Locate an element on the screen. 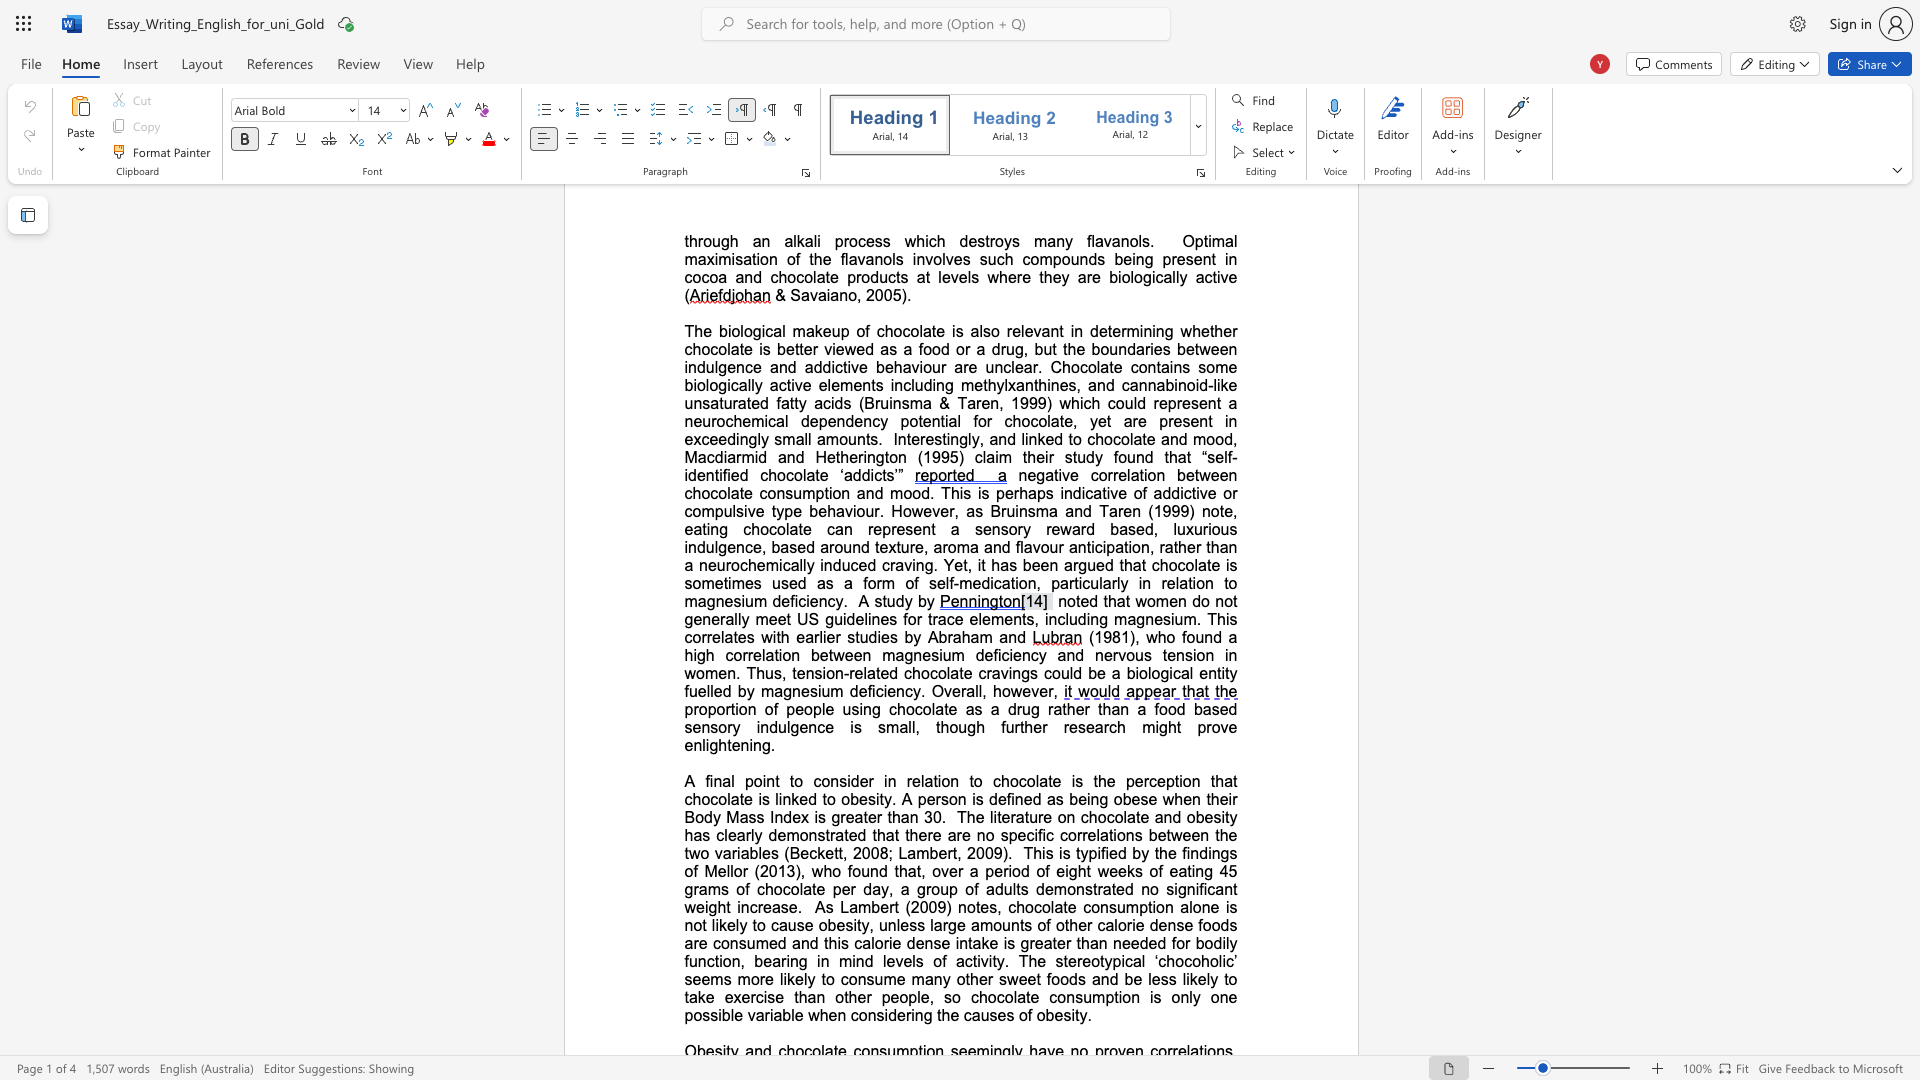  the subset text "al" within the text "generally meet" is located at coordinates (724, 618).